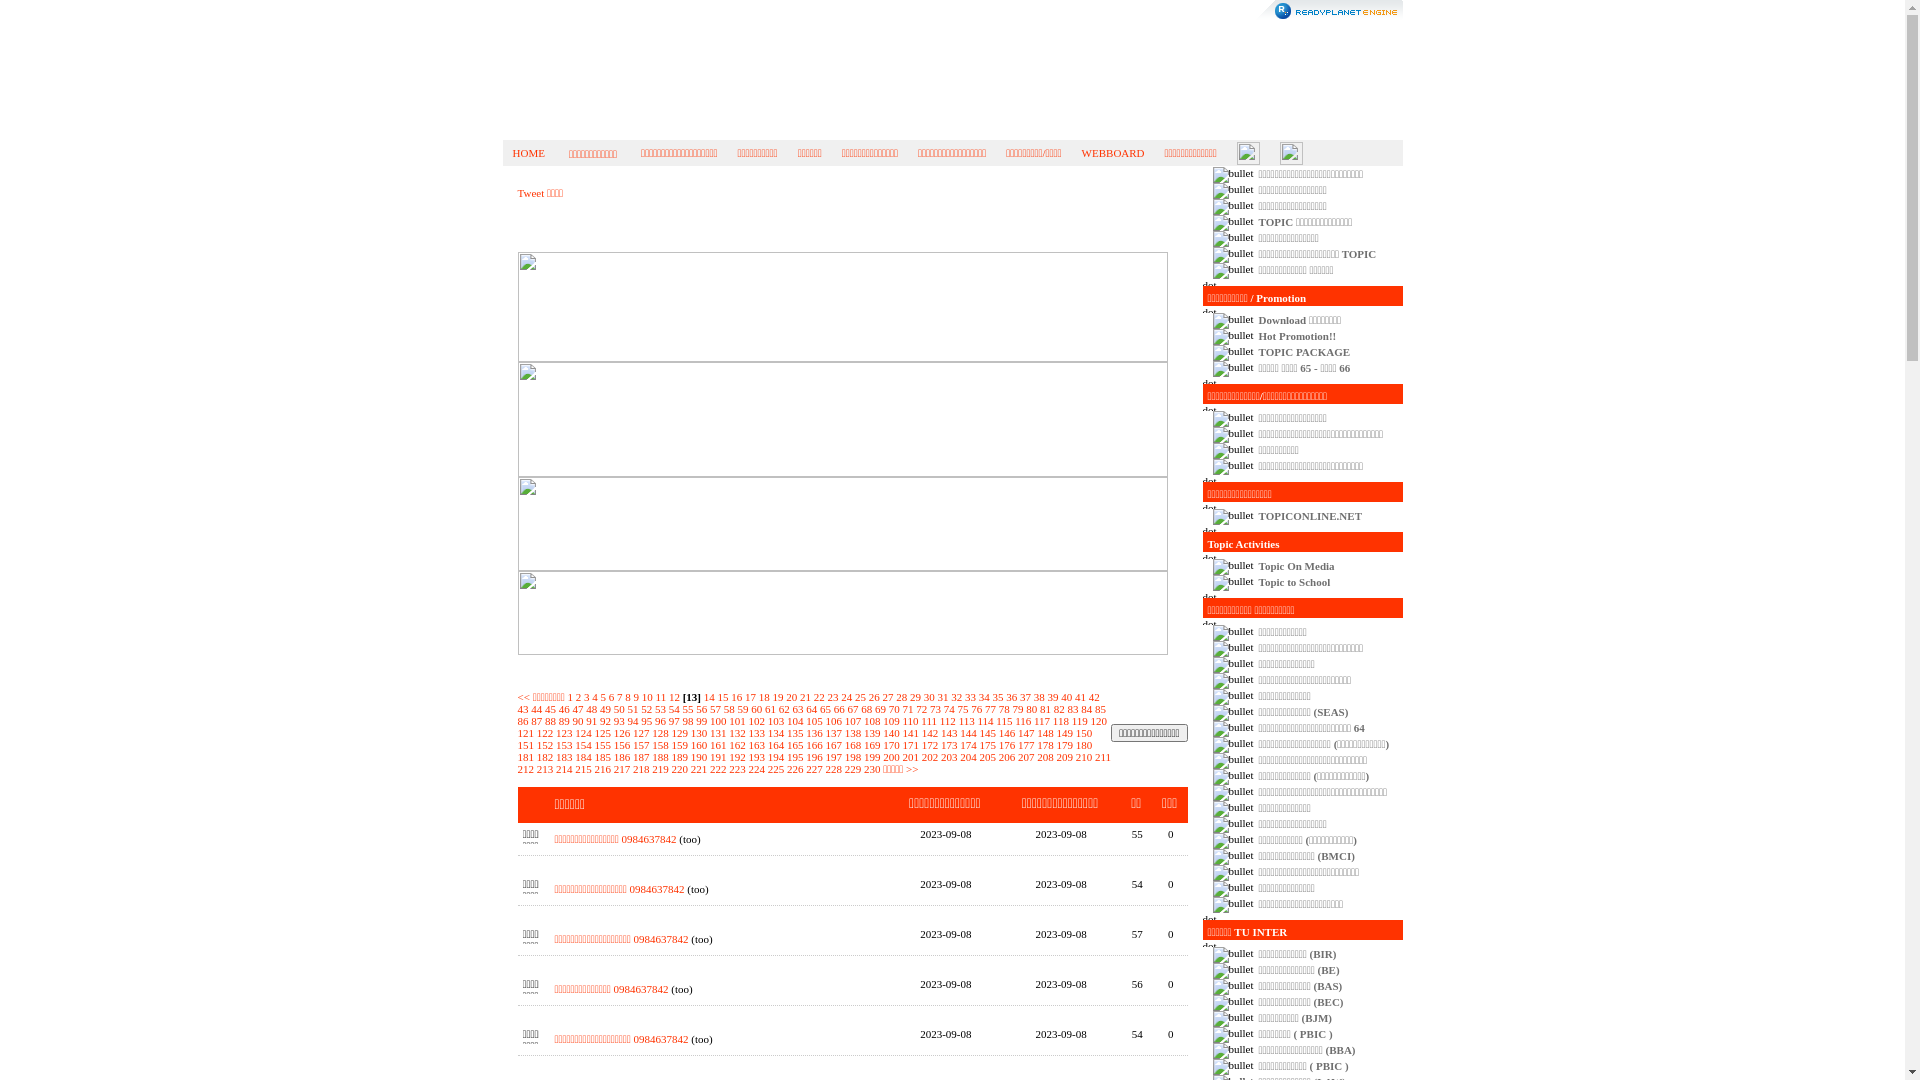 The image size is (1920, 1080). What do you see at coordinates (988, 756) in the screenshot?
I see `'205'` at bounding box center [988, 756].